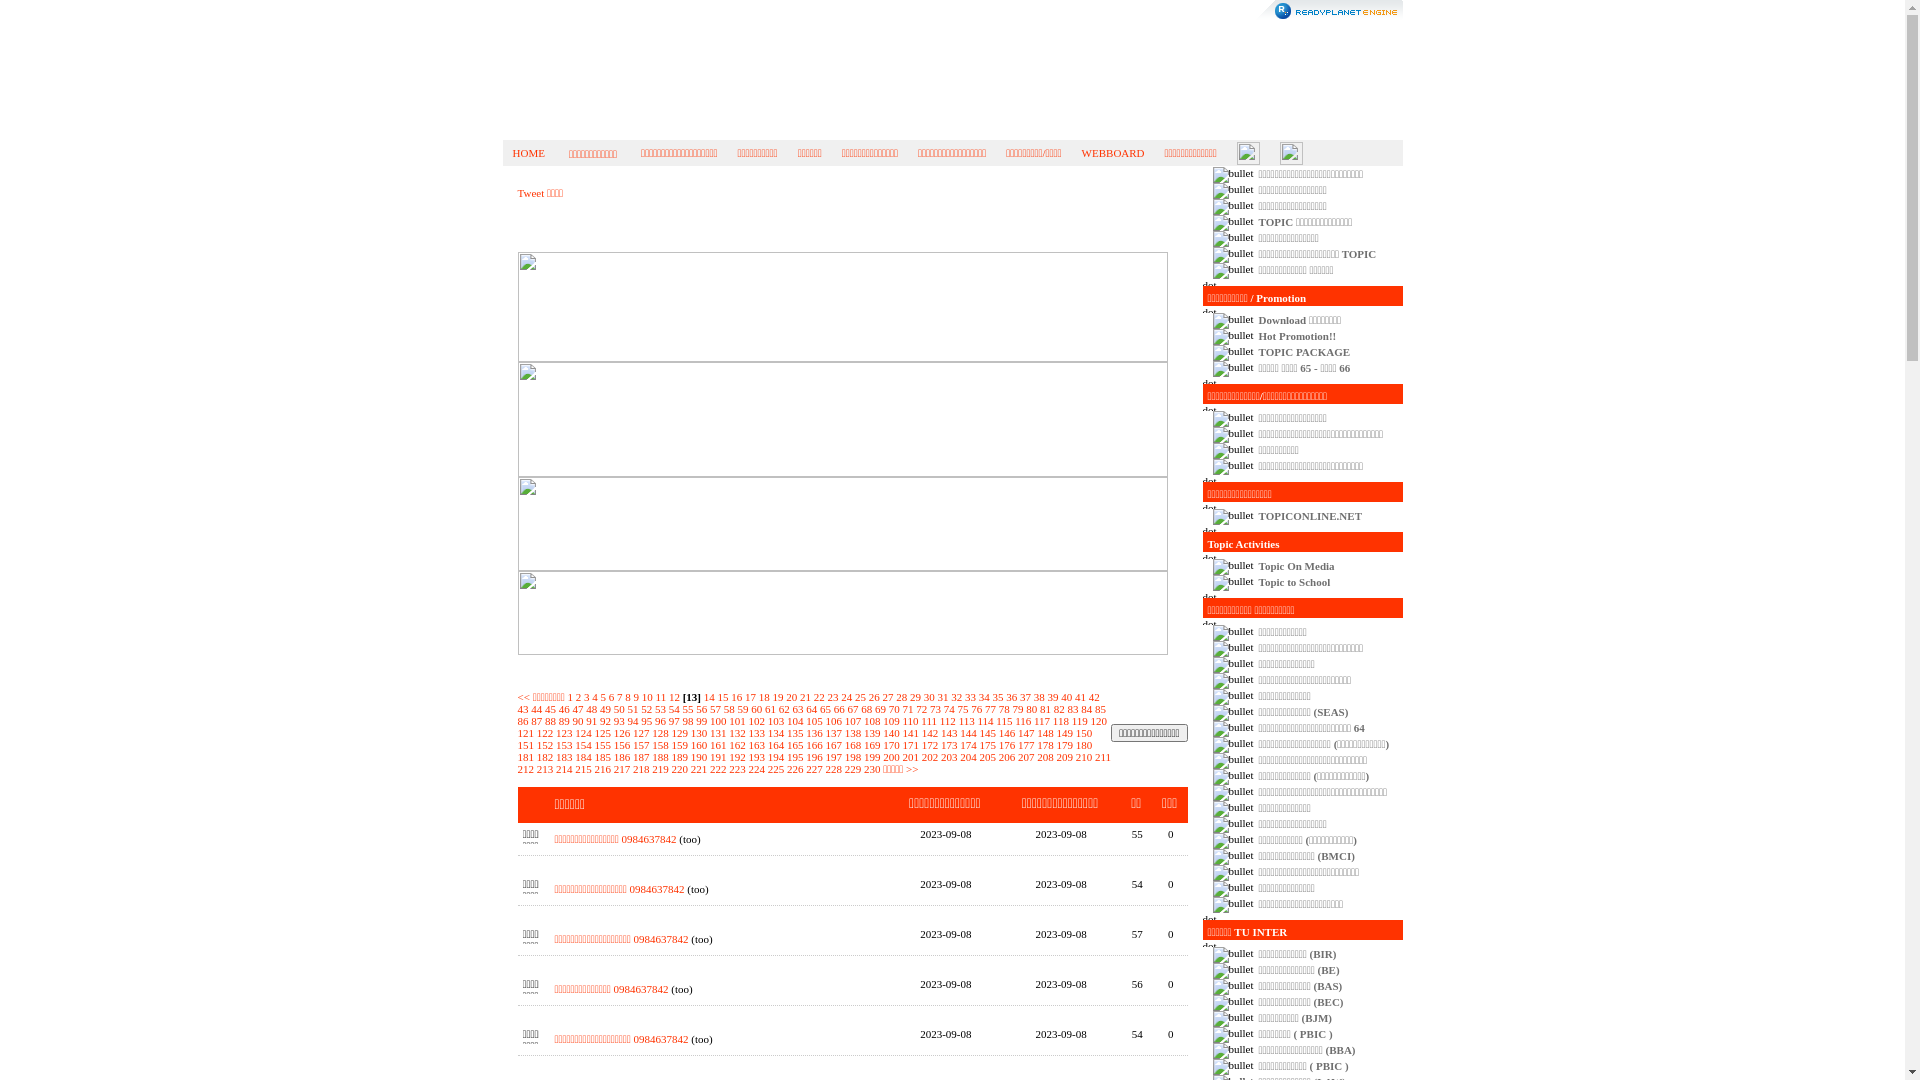 The image size is (1920, 1080). What do you see at coordinates (988, 756) in the screenshot?
I see `'205'` at bounding box center [988, 756].